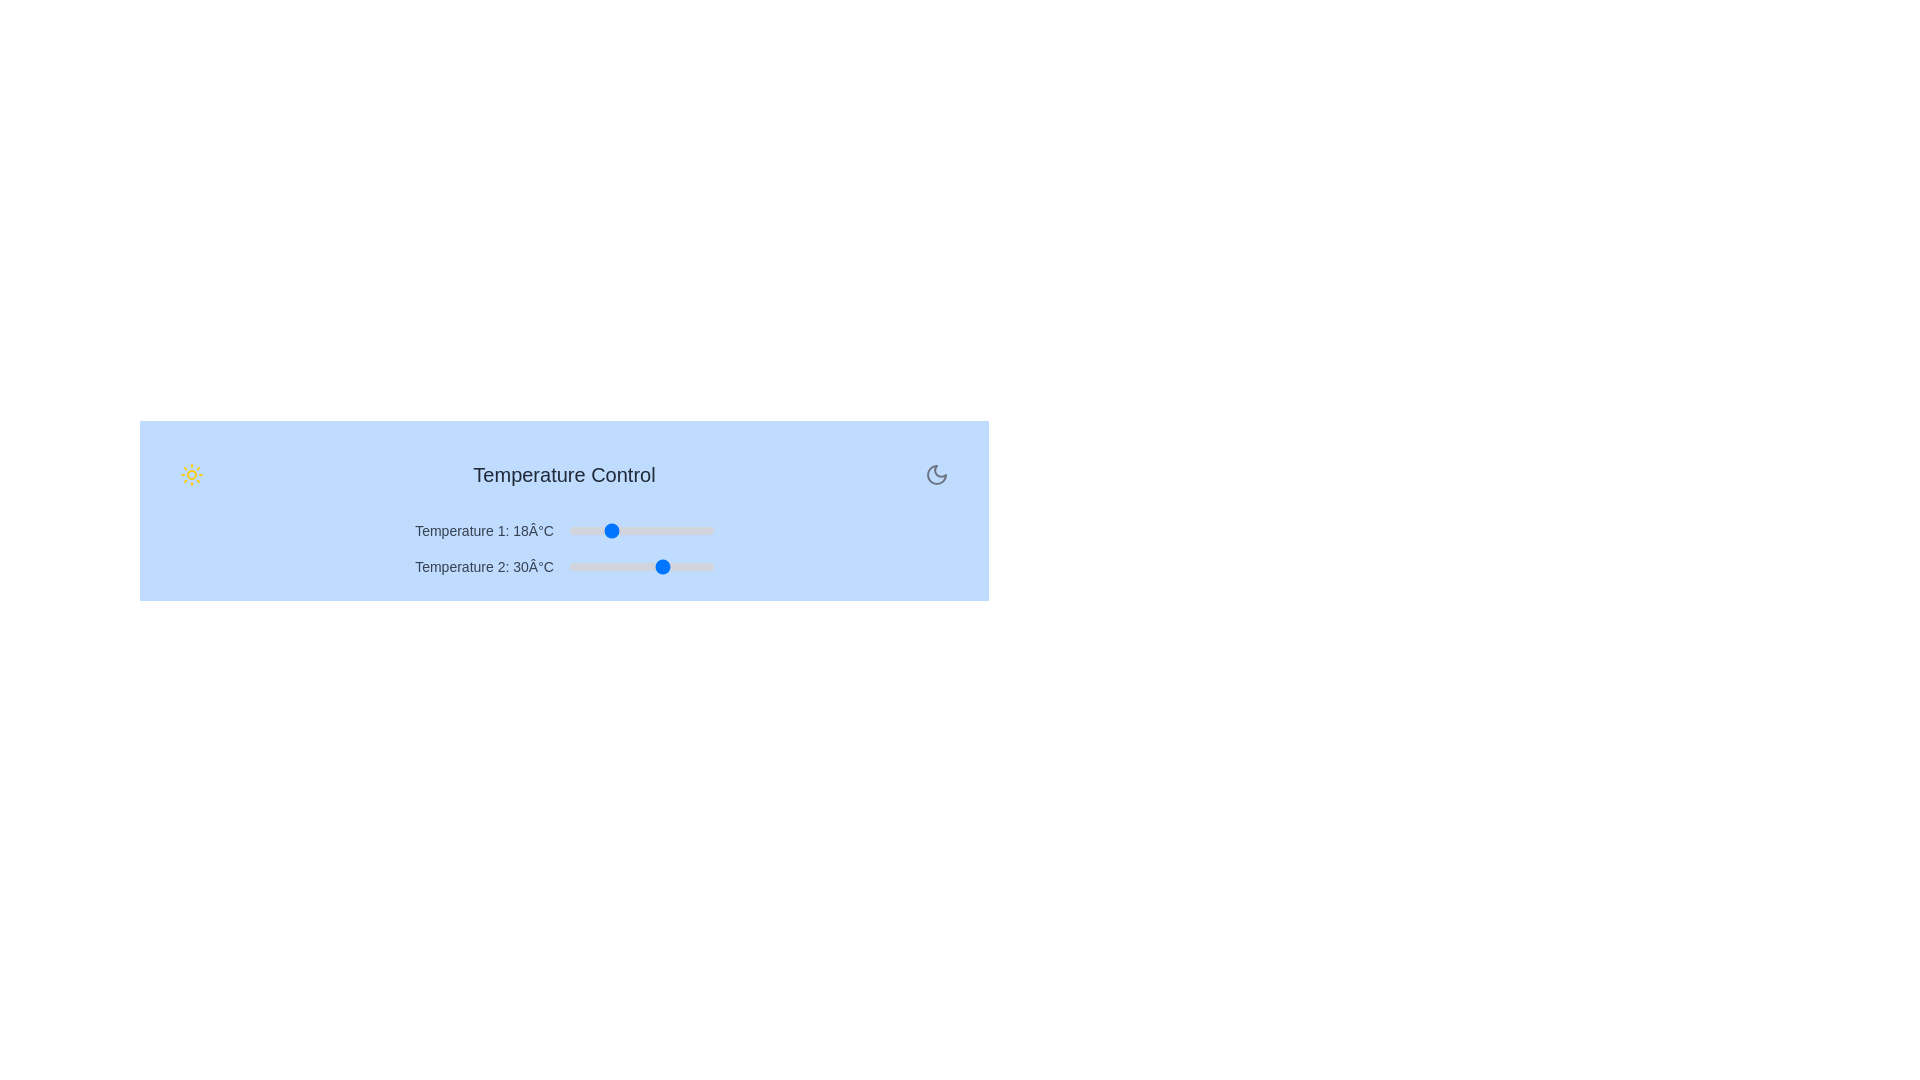  I want to click on temperature information displayed in the 'Temperature Control' module, which includes 'Temperature 1: 18°C' and 'Temperature 2: 30°C', so click(563, 509).